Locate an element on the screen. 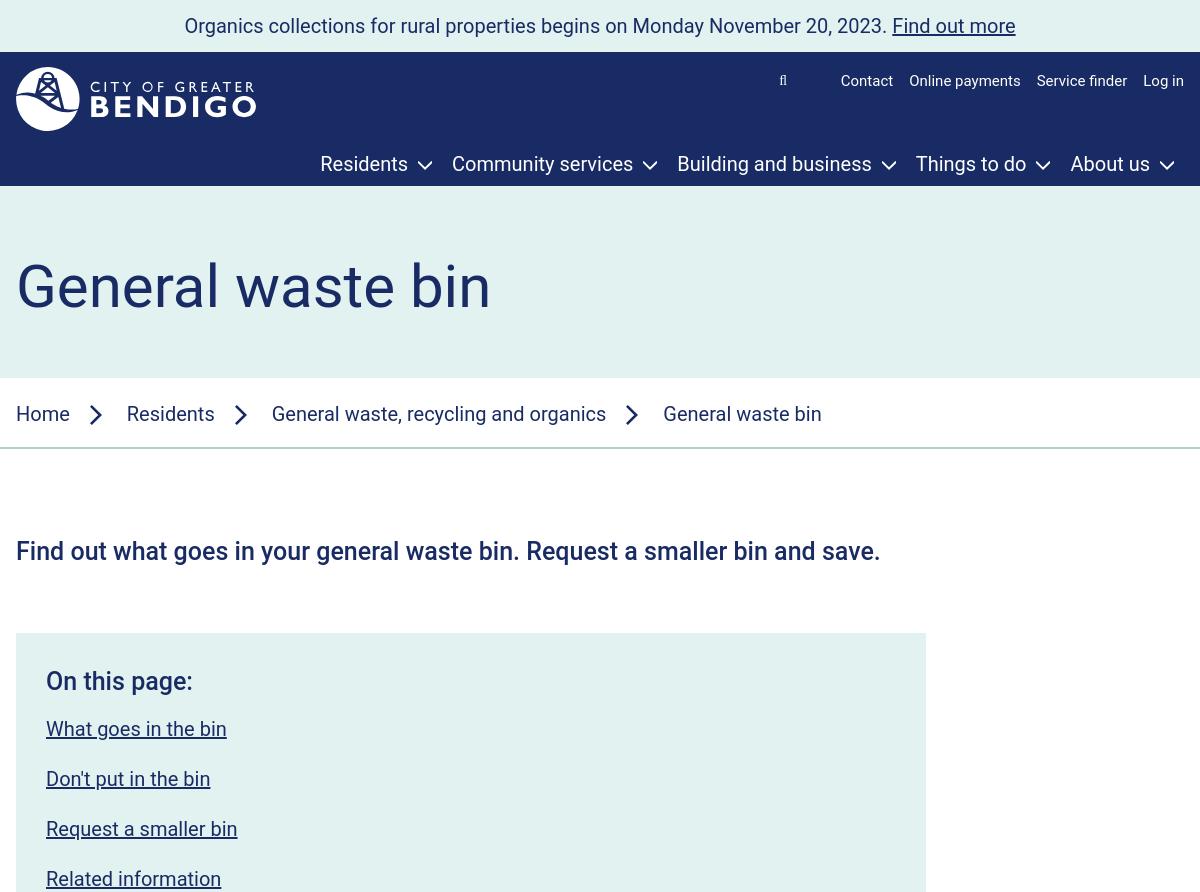  'Related information' is located at coordinates (133, 877).